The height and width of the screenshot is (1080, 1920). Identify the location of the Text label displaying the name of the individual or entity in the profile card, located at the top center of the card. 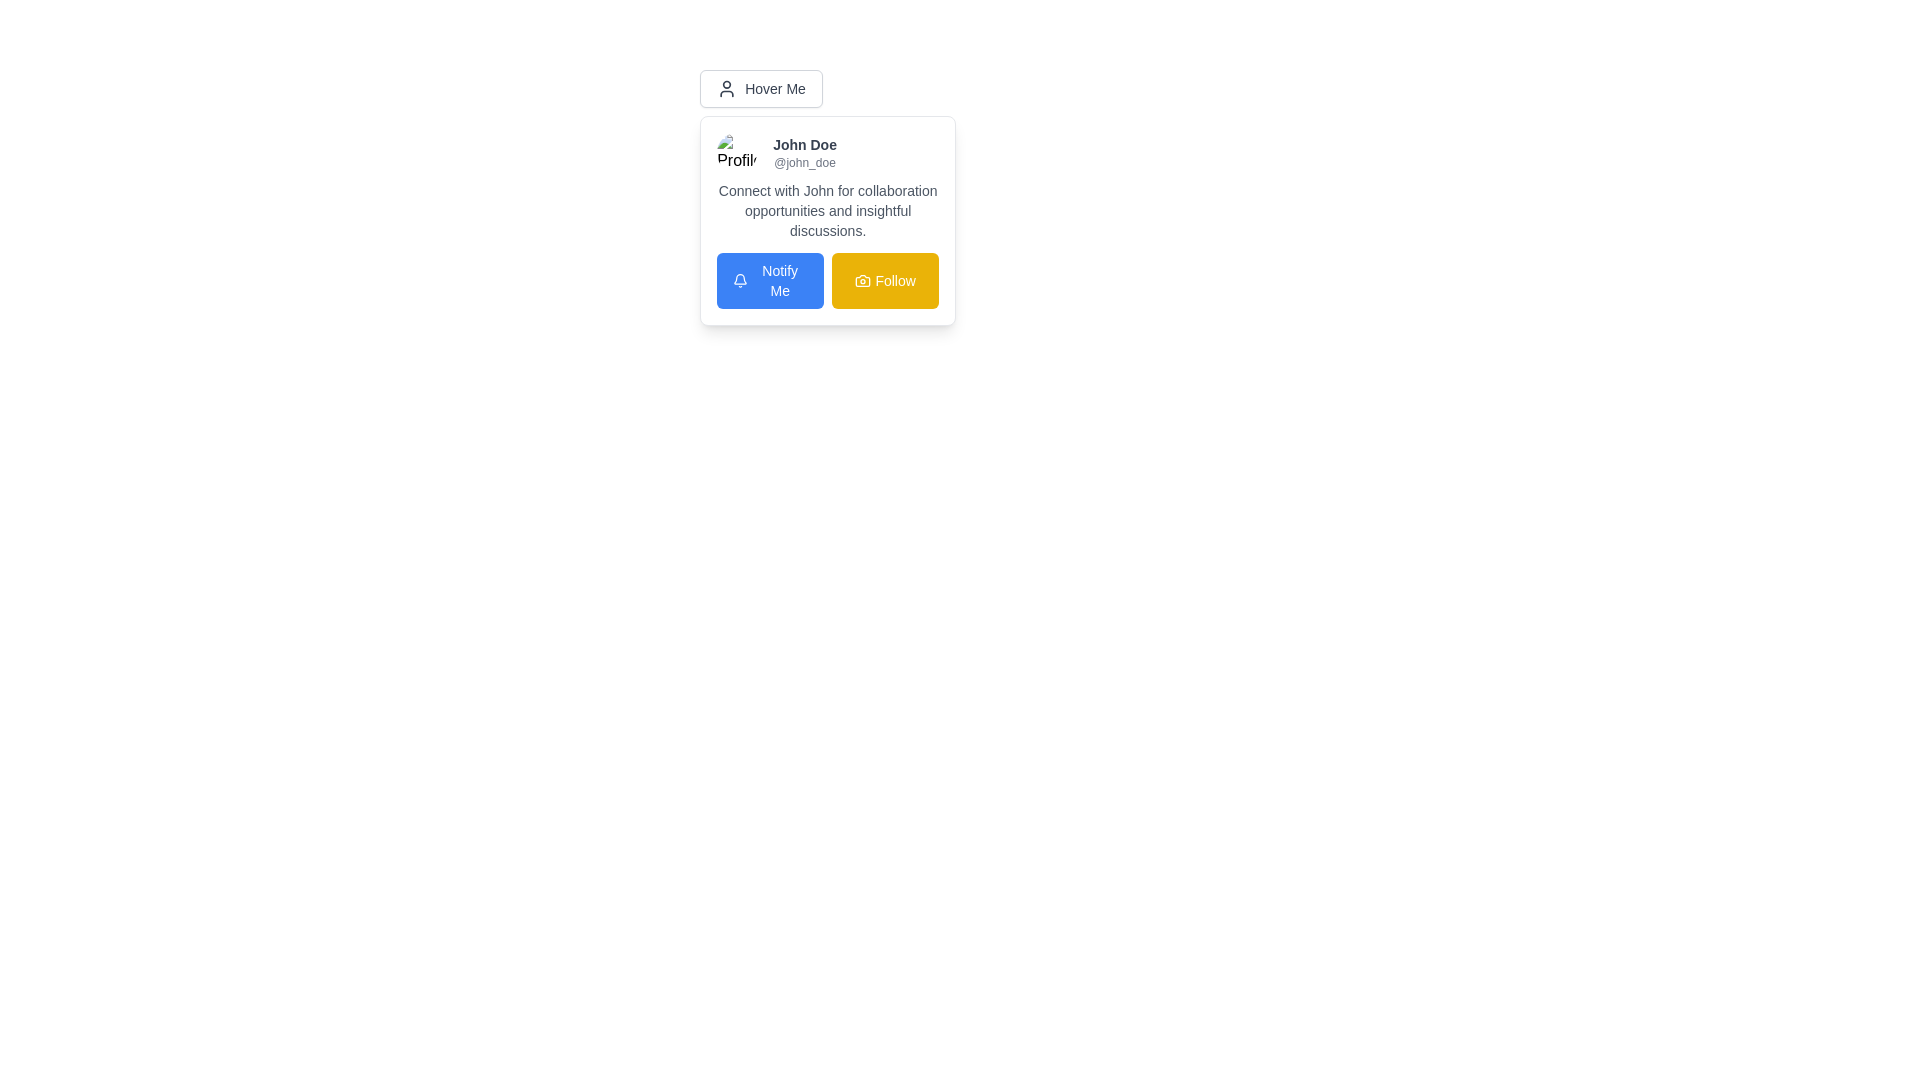
(805, 144).